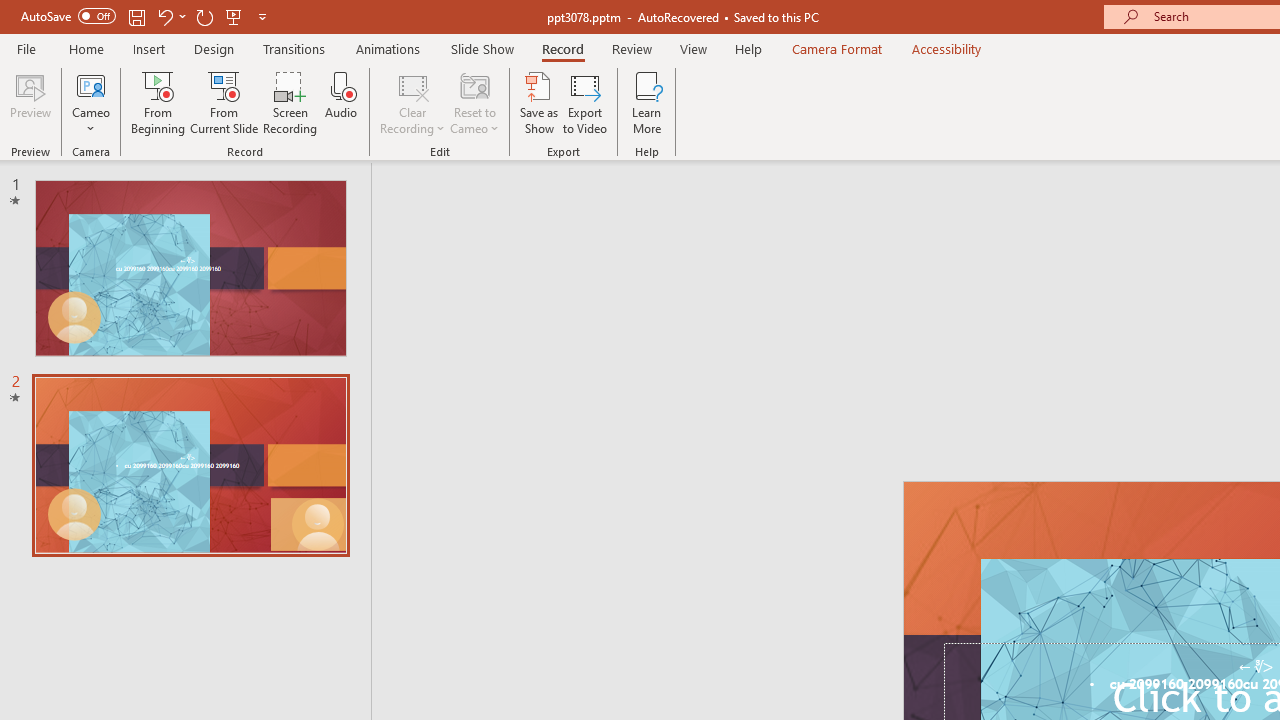 The height and width of the screenshot is (720, 1280). I want to click on 'Help', so click(747, 48).